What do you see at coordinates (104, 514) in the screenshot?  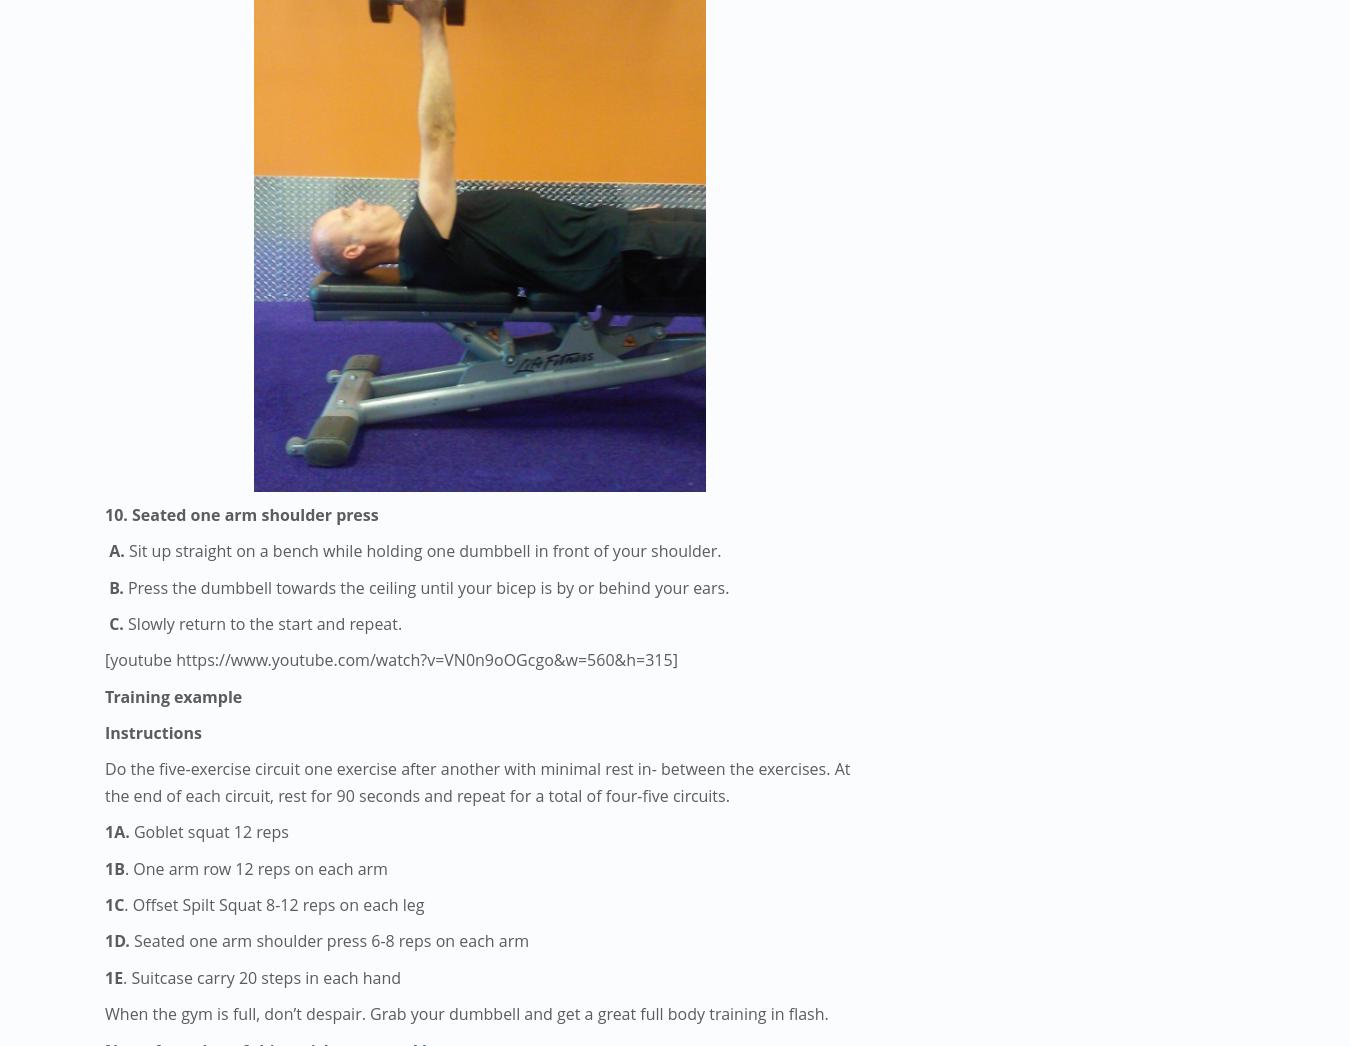 I see `'10. Seated one arm shoulder press'` at bounding box center [104, 514].